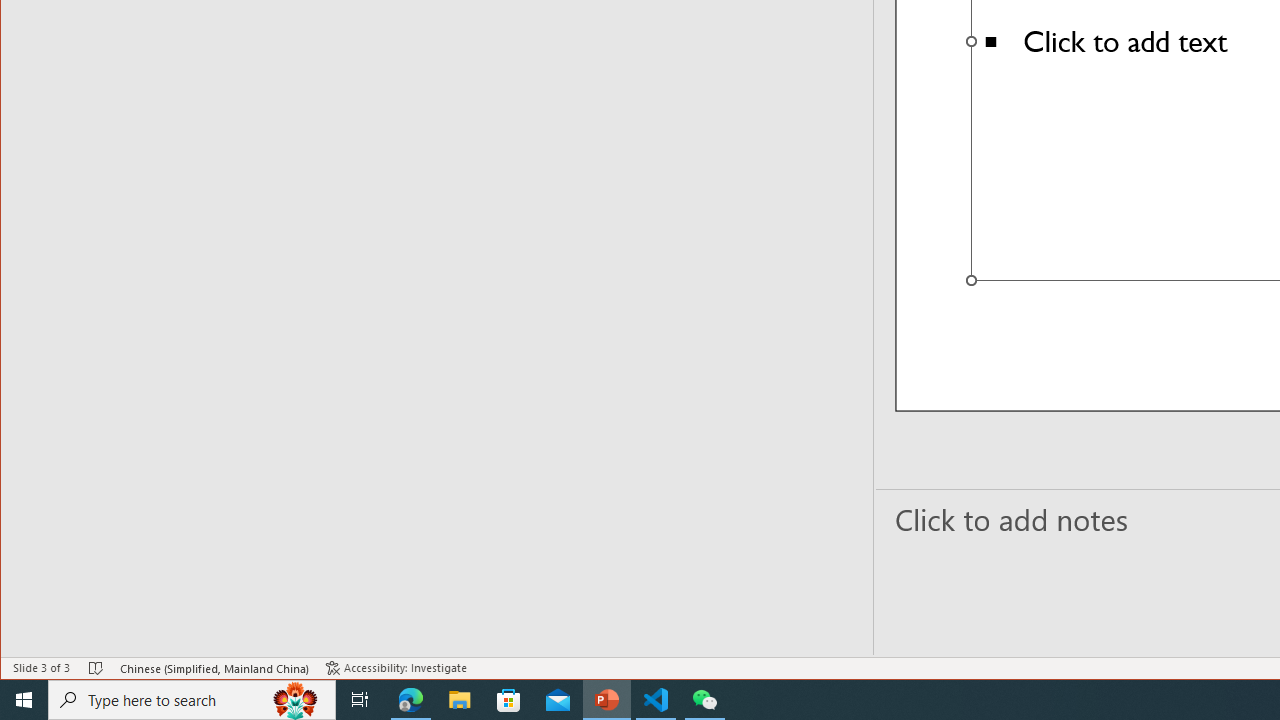  Describe the element at coordinates (95, 668) in the screenshot. I see `'Spell Check No Errors'` at that location.